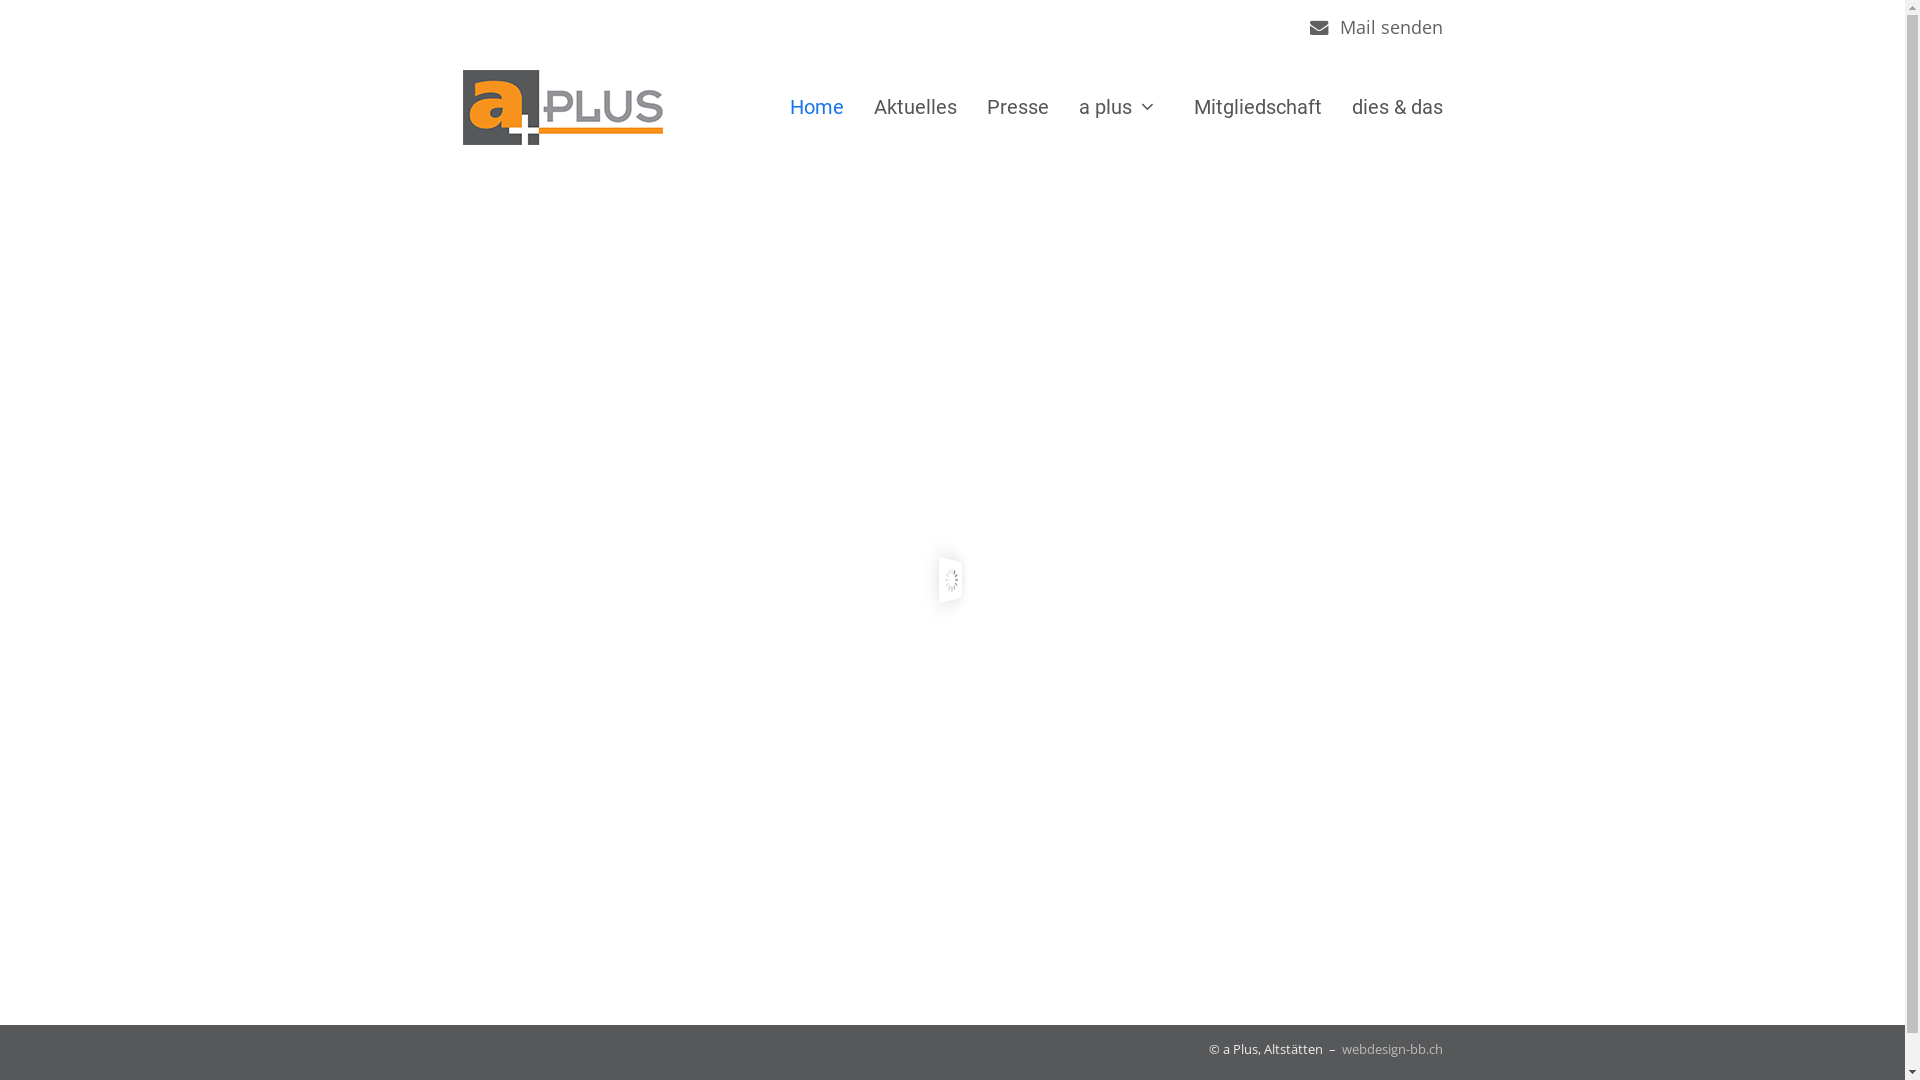 This screenshot has height=1080, width=1920. What do you see at coordinates (971, 107) in the screenshot?
I see `'Presse'` at bounding box center [971, 107].